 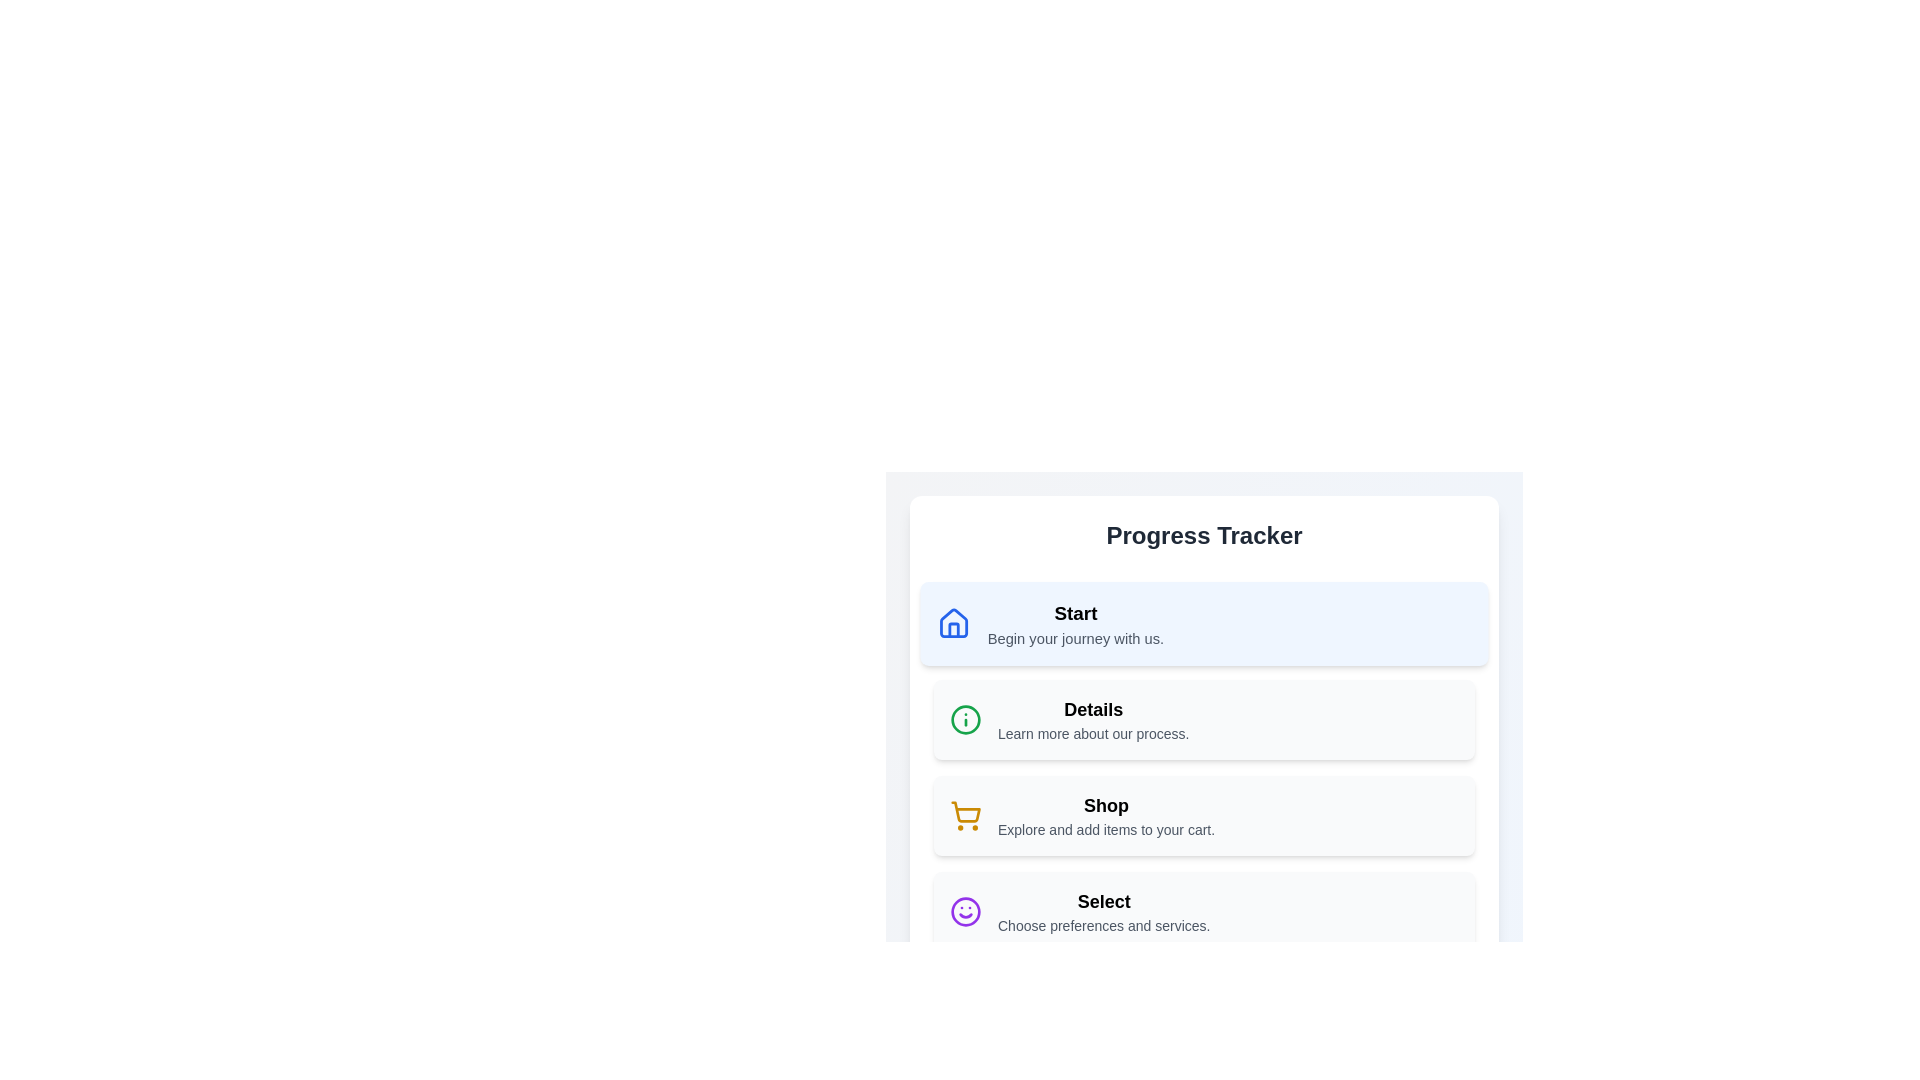 I want to click on the icon located in the 'Details' section, positioned to the left of the text 'Details Learn more about our process.', so click(x=965, y=720).